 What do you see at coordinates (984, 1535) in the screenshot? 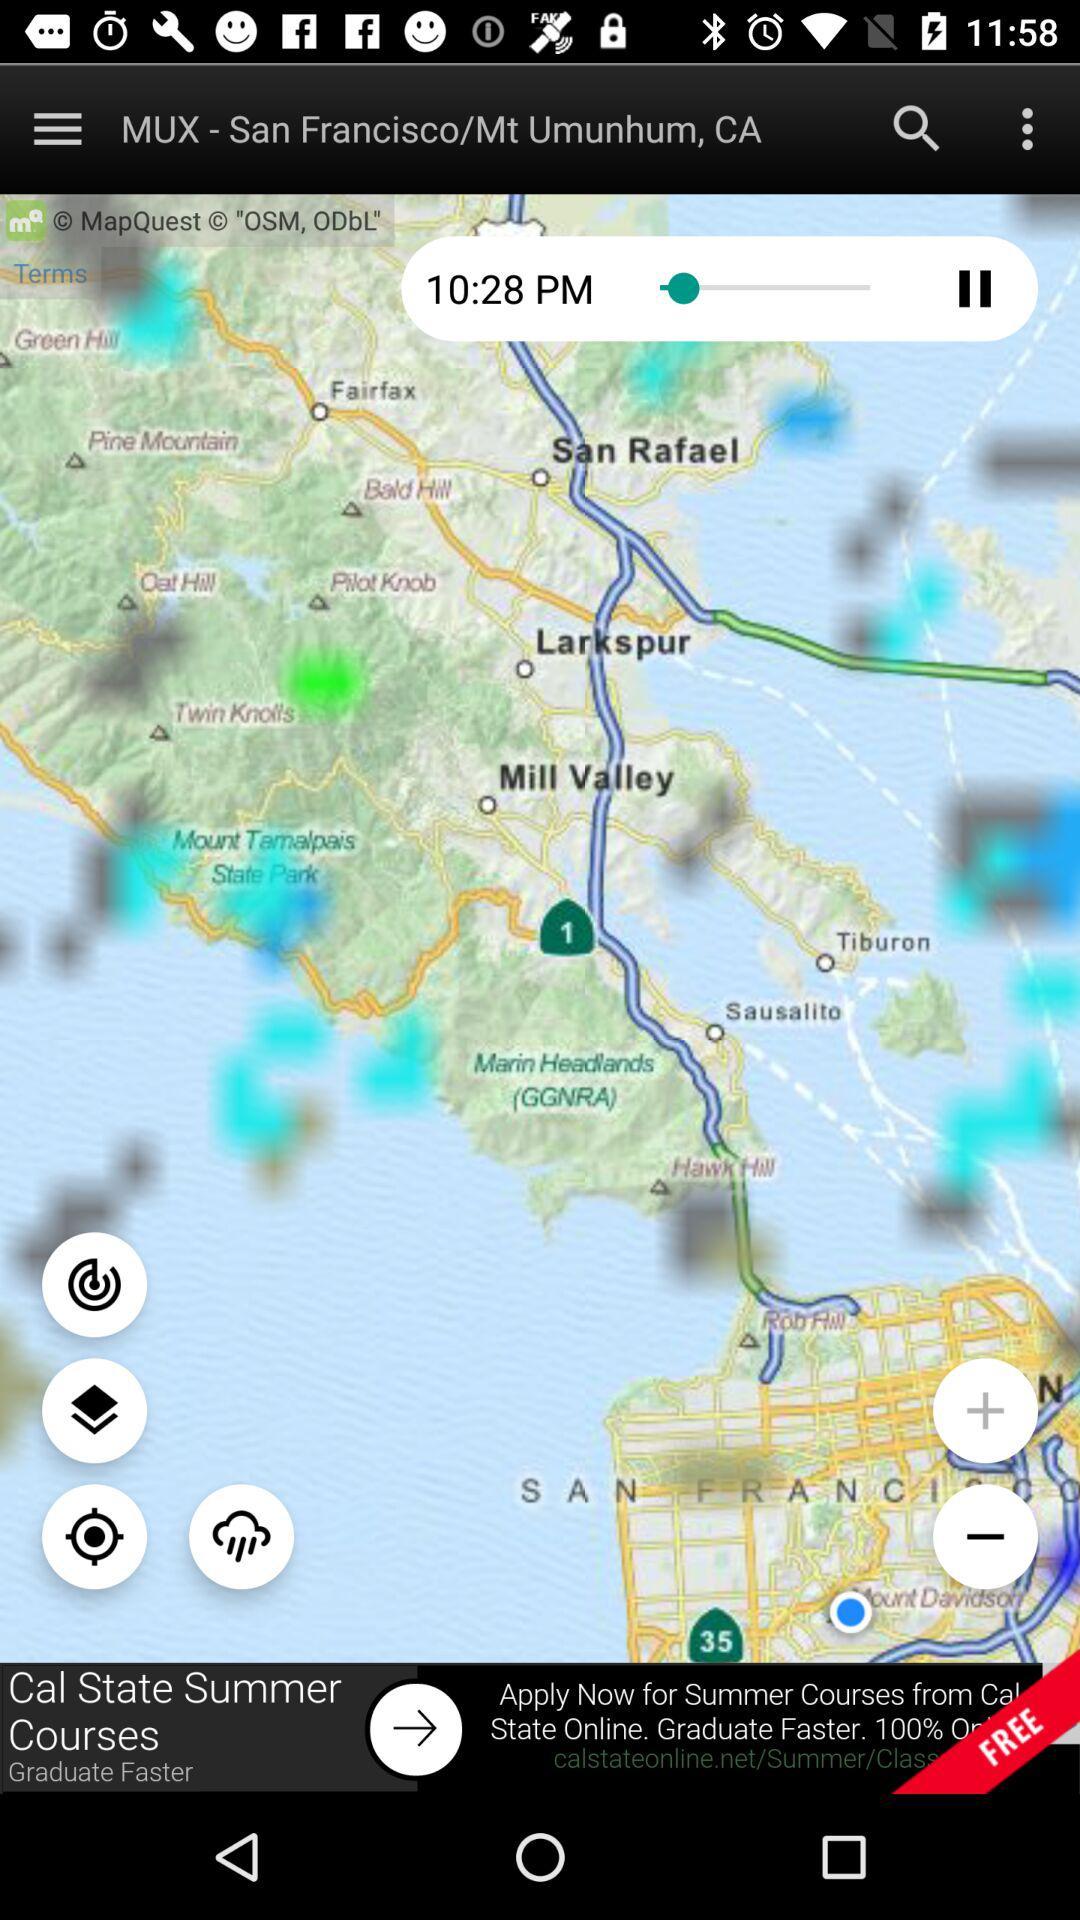
I see `the minus icon` at bounding box center [984, 1535].